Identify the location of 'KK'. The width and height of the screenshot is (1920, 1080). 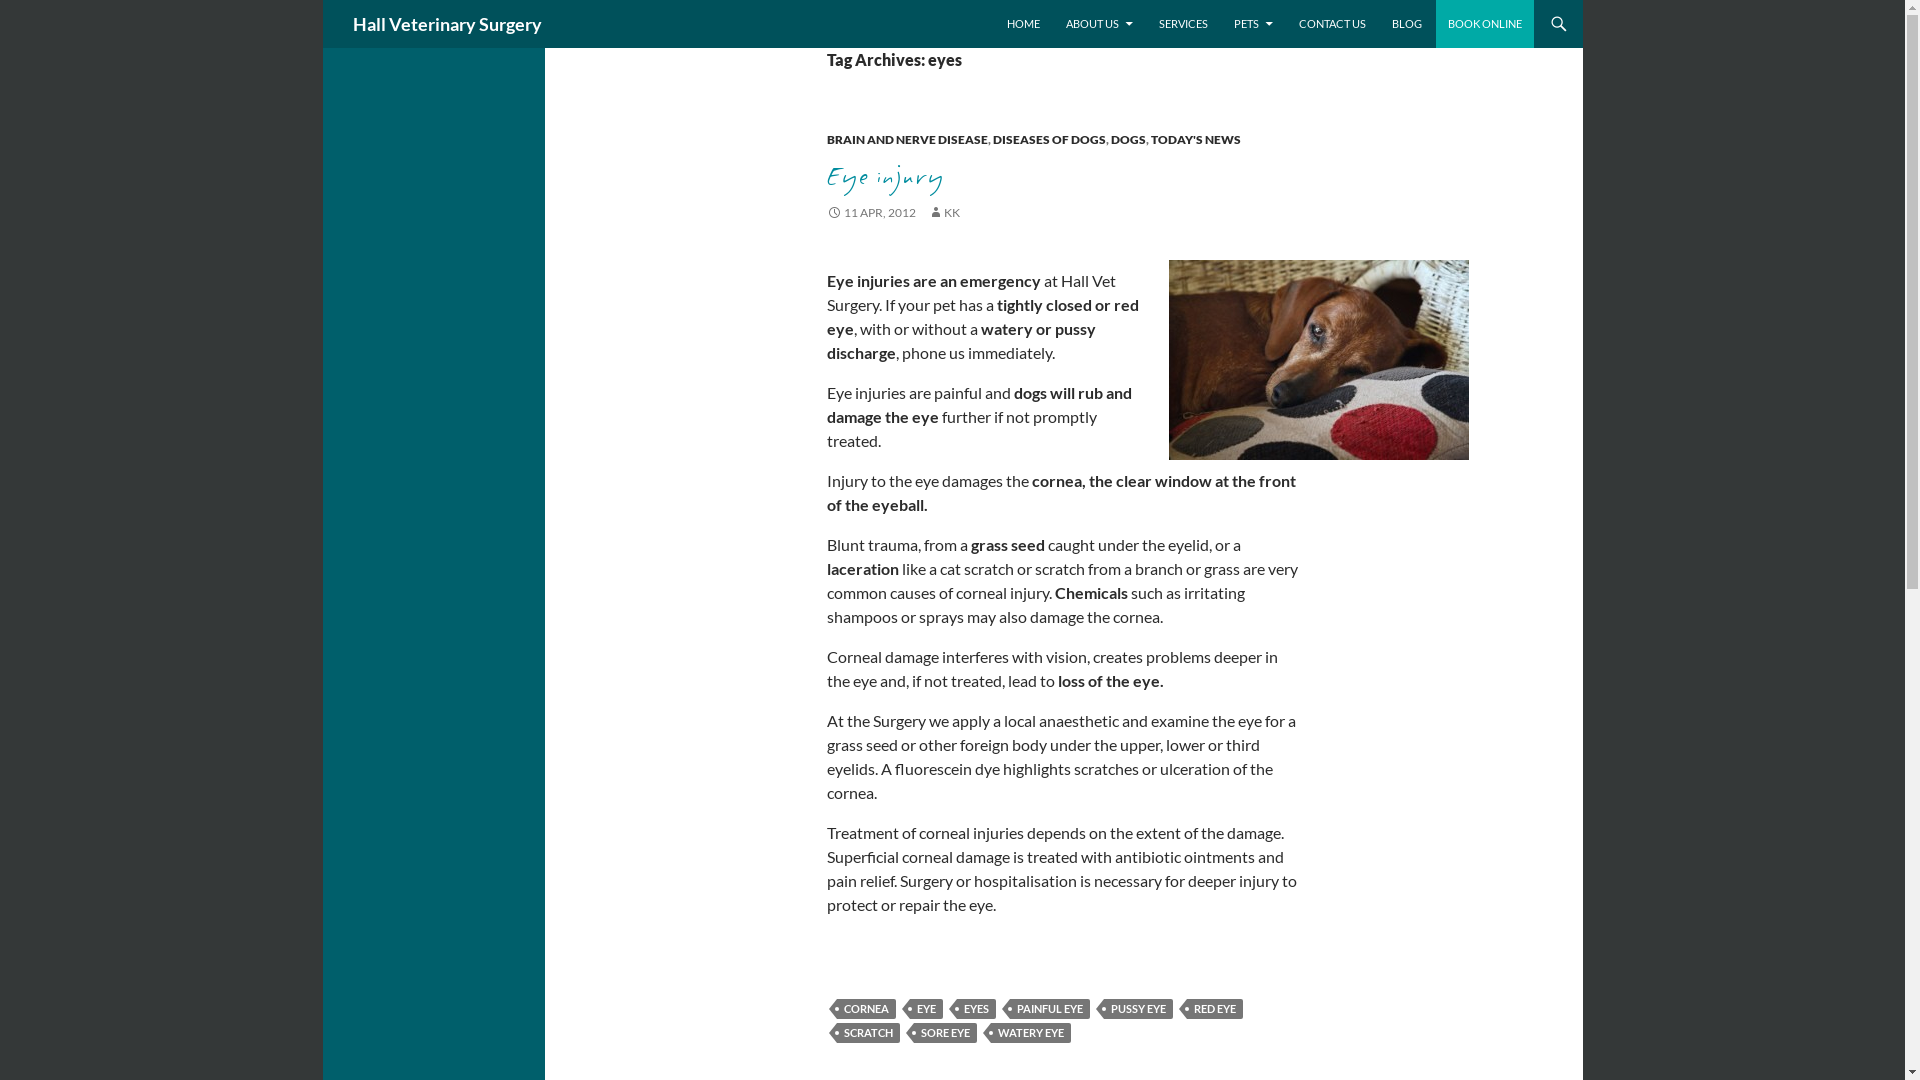
(943, 212).